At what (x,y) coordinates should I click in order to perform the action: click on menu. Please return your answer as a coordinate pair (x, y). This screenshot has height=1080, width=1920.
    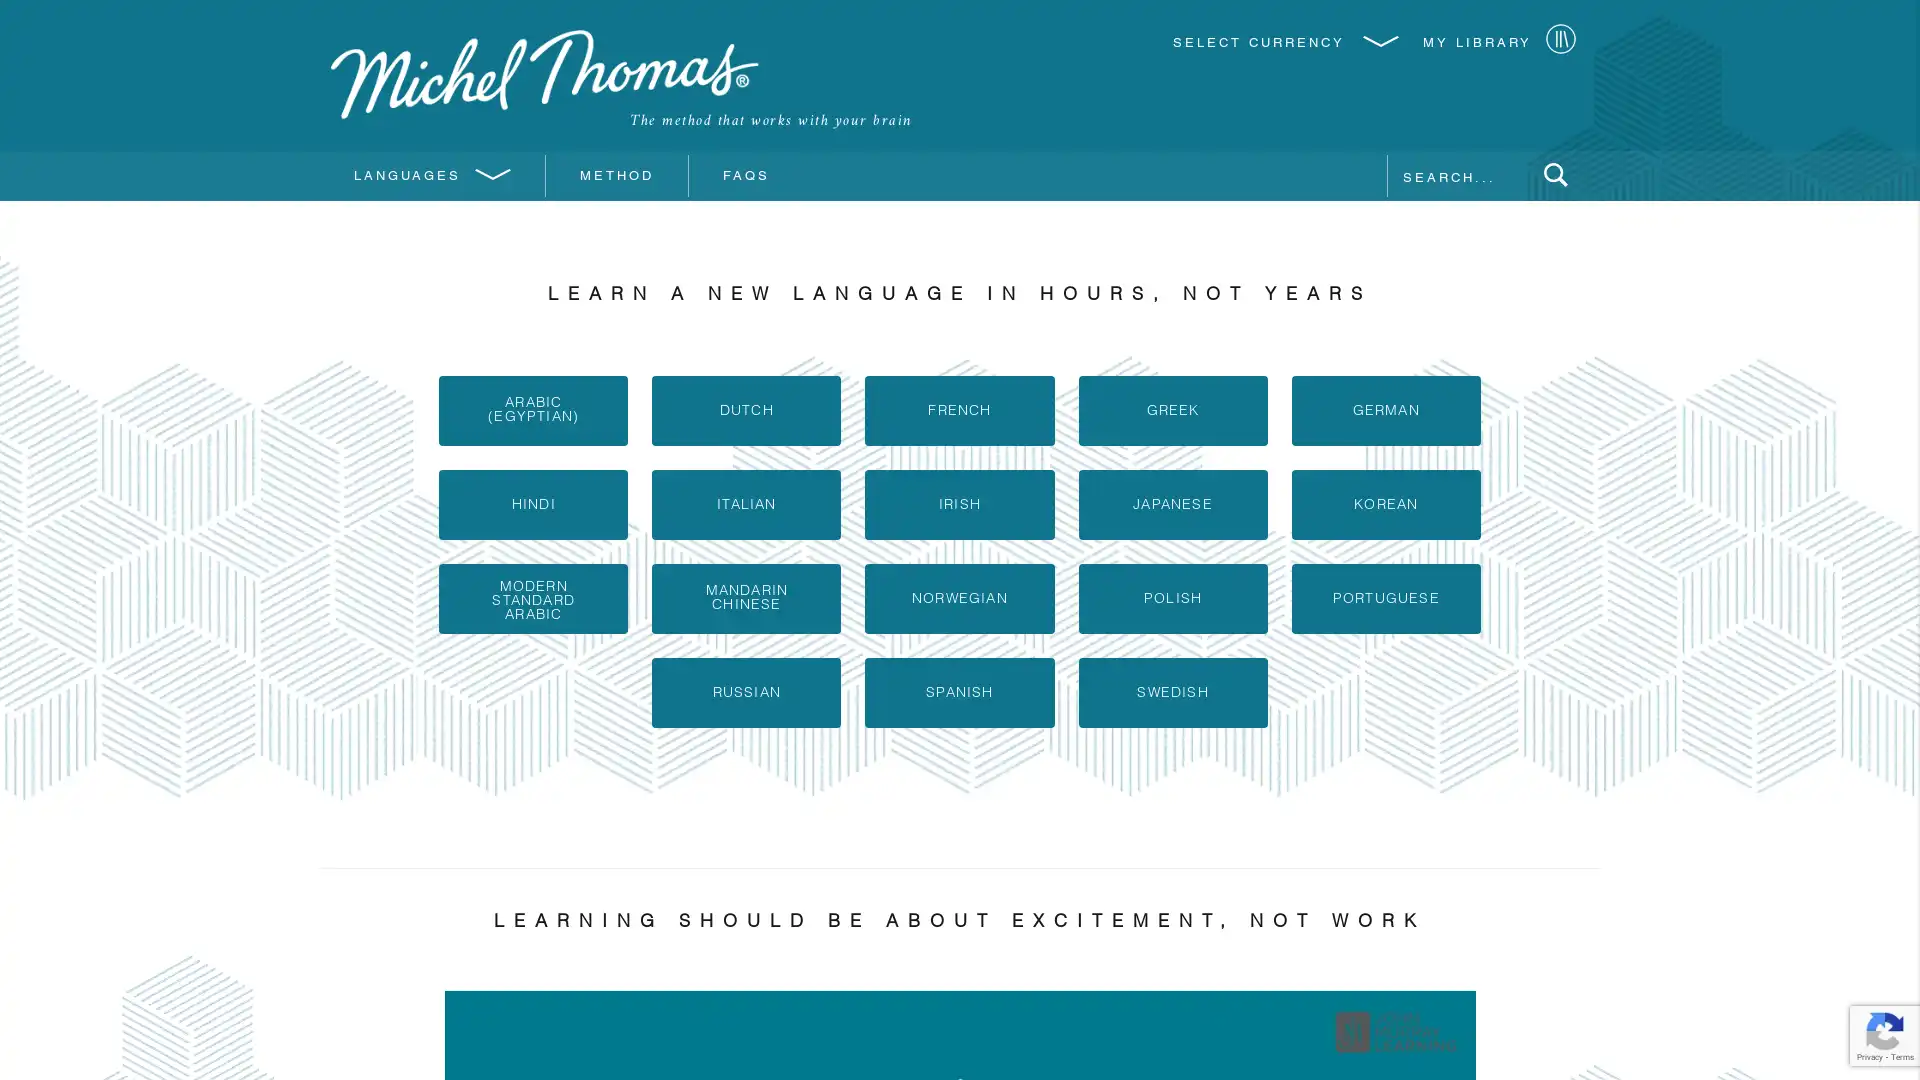
    Looking at the image, I should click on (1554, 177).